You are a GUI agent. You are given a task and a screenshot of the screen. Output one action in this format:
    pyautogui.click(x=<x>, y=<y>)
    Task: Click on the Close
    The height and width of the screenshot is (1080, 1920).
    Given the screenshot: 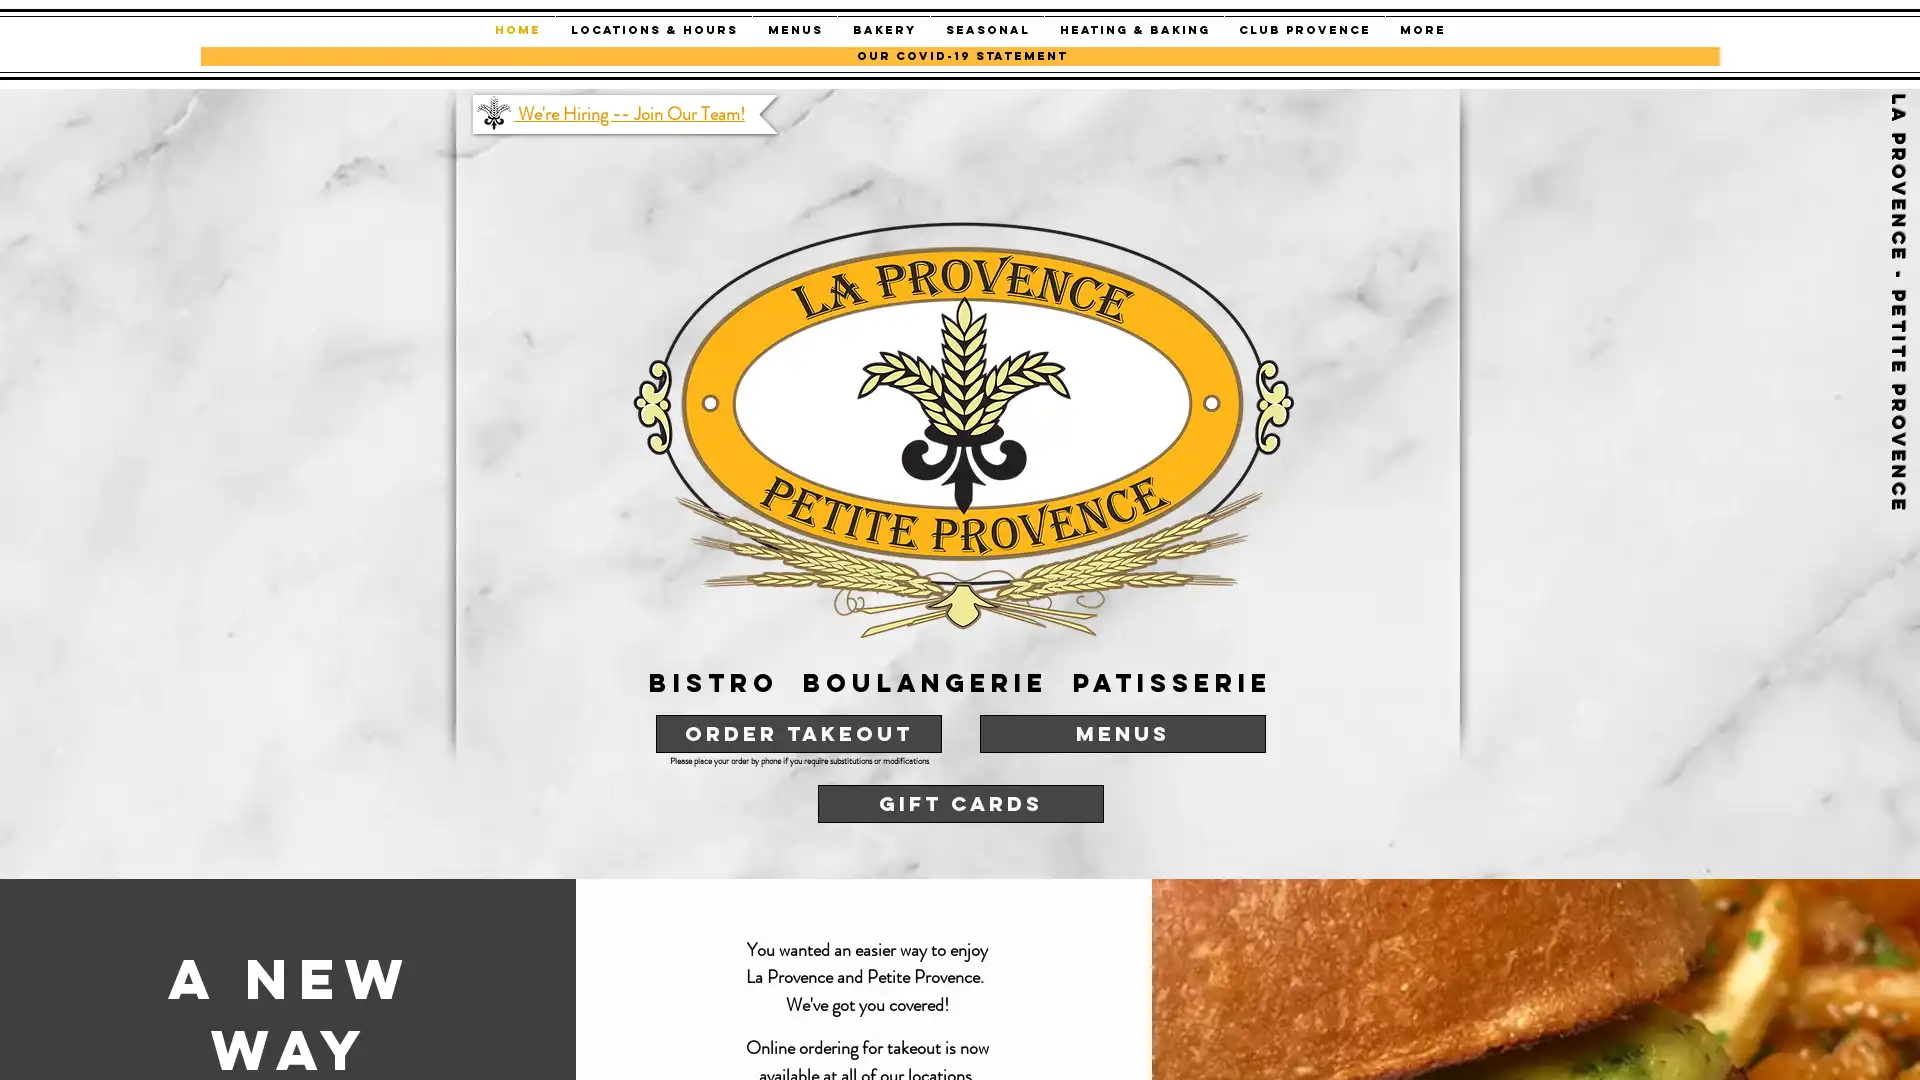 What is the action you would take?
    pyautogui.click(x=1895, y=1044)
    